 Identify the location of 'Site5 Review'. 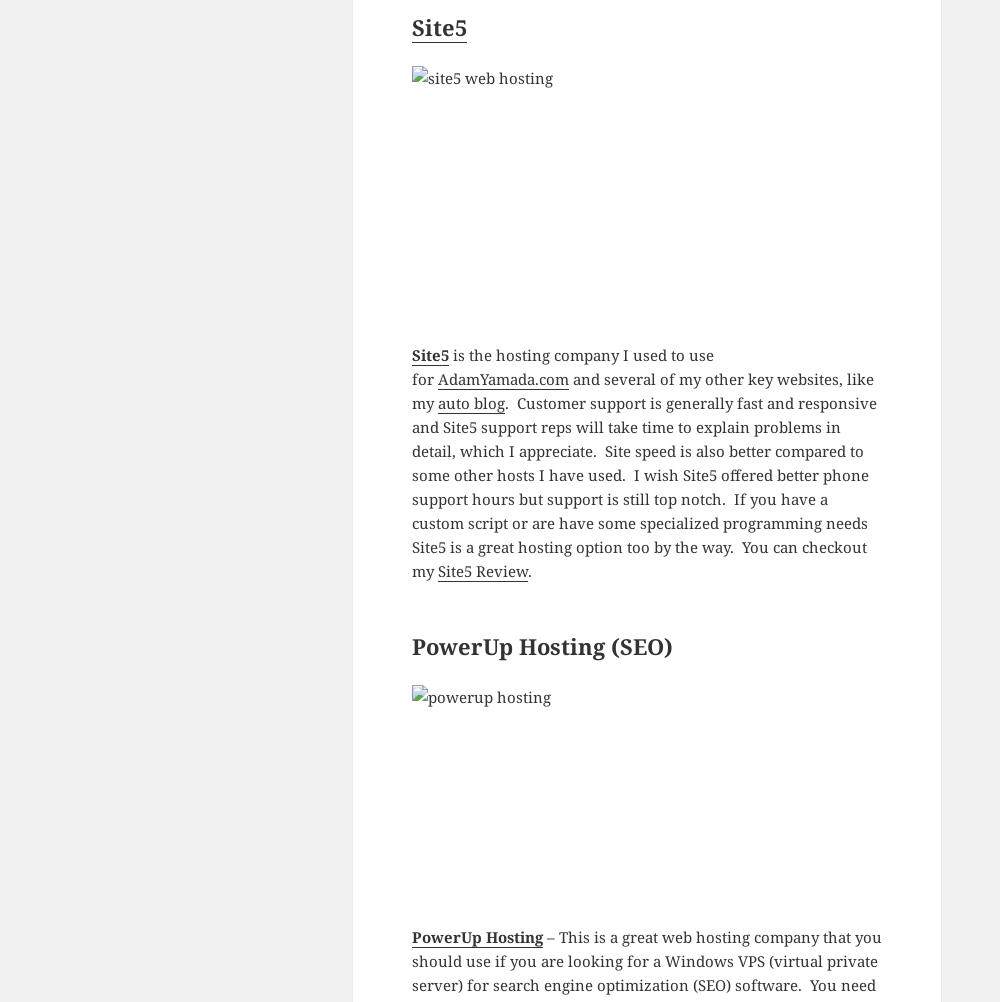
(481, 571).